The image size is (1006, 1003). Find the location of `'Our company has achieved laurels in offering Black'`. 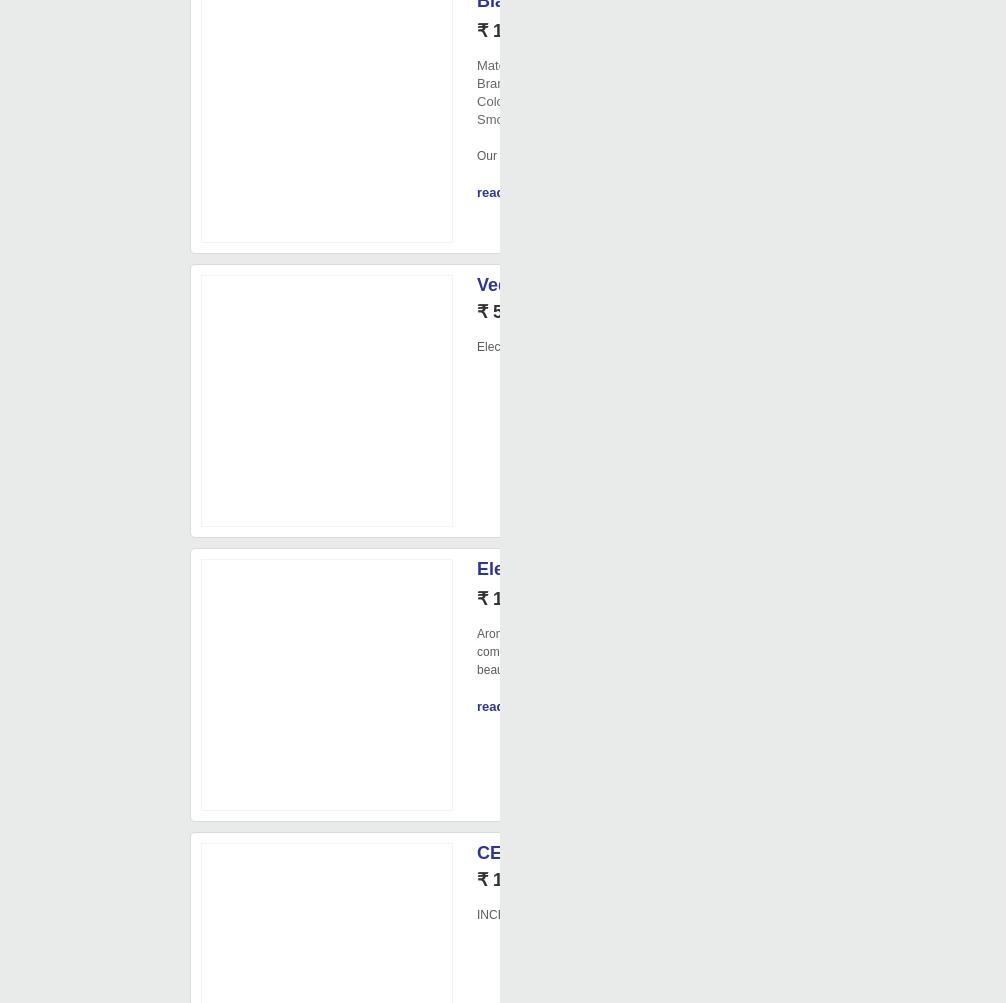

'Our company has achieved laurels in offering Black' is located at coordinates (613, 154).